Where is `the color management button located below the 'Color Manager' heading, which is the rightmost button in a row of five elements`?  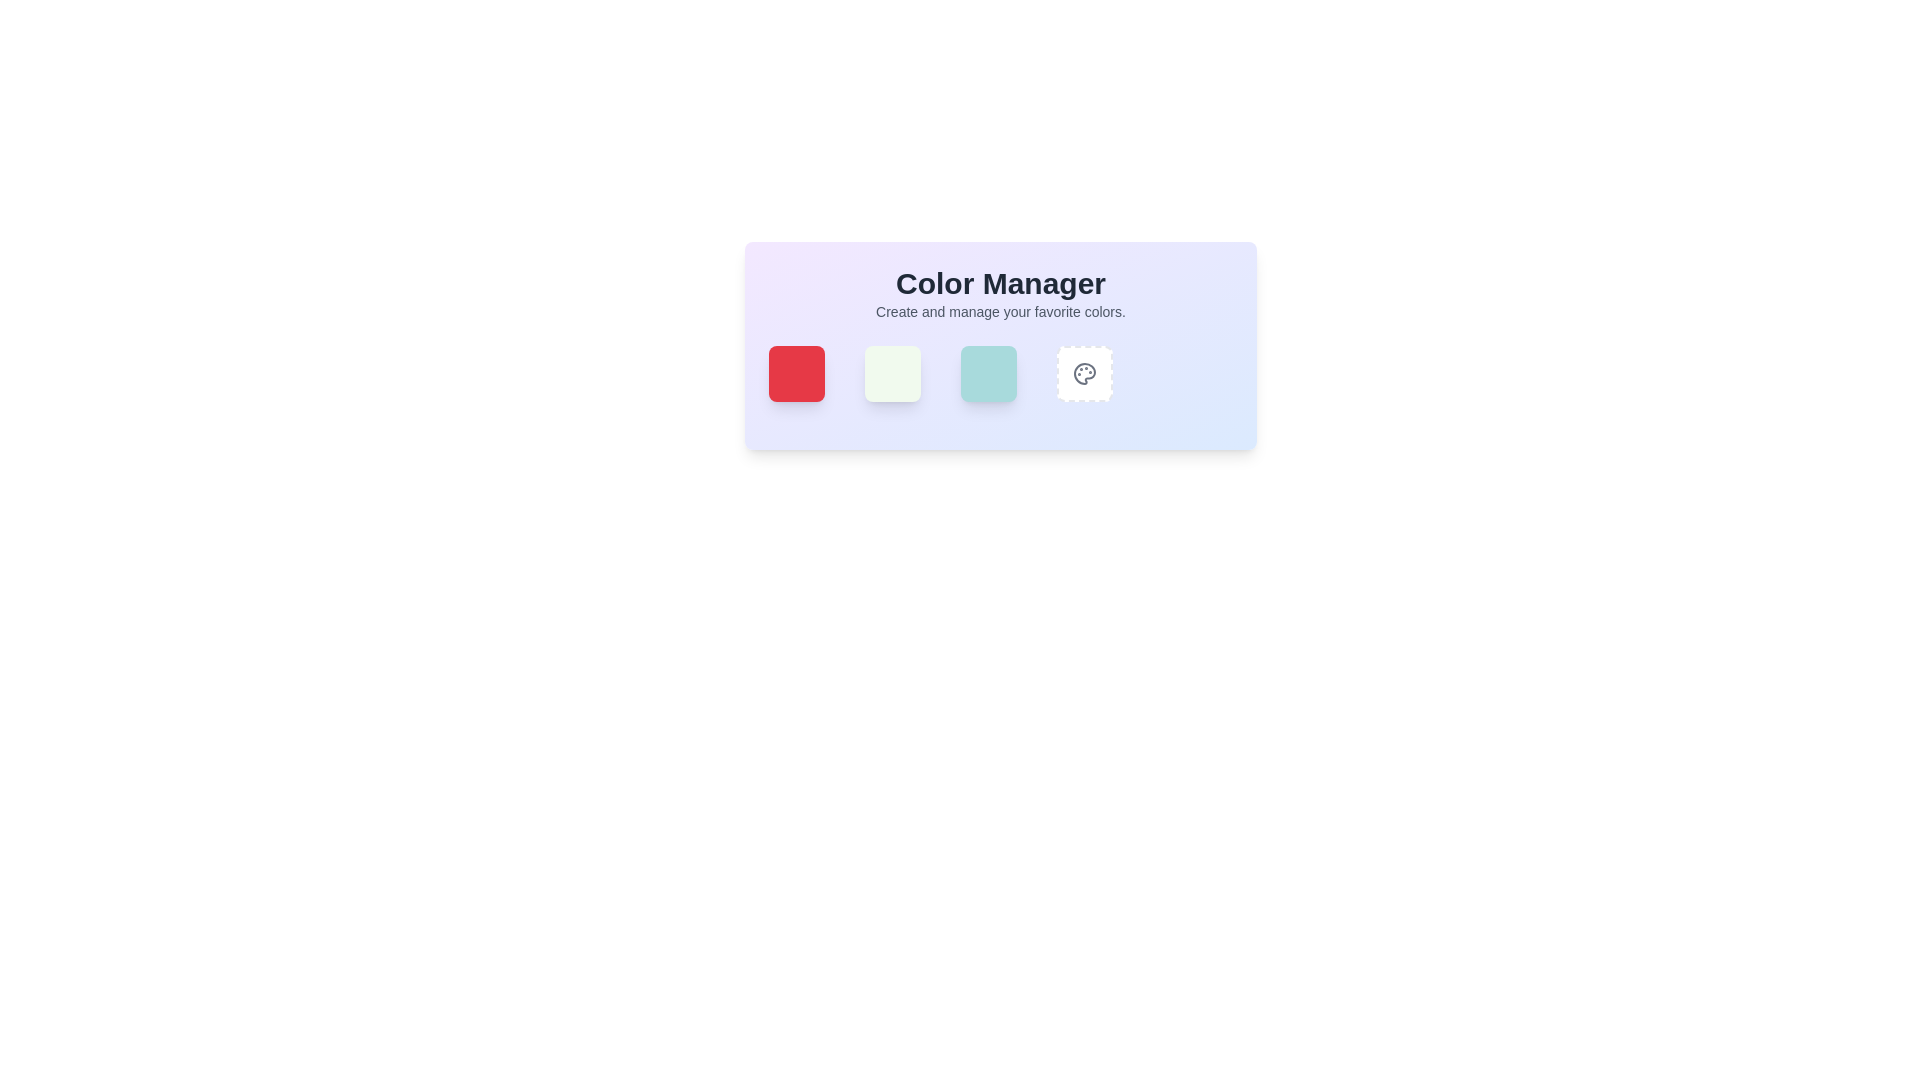 the color management button located below the 'Color Manager' heading, which is the rightmost button in a row of five elements is located at coordinates (1083, 374).